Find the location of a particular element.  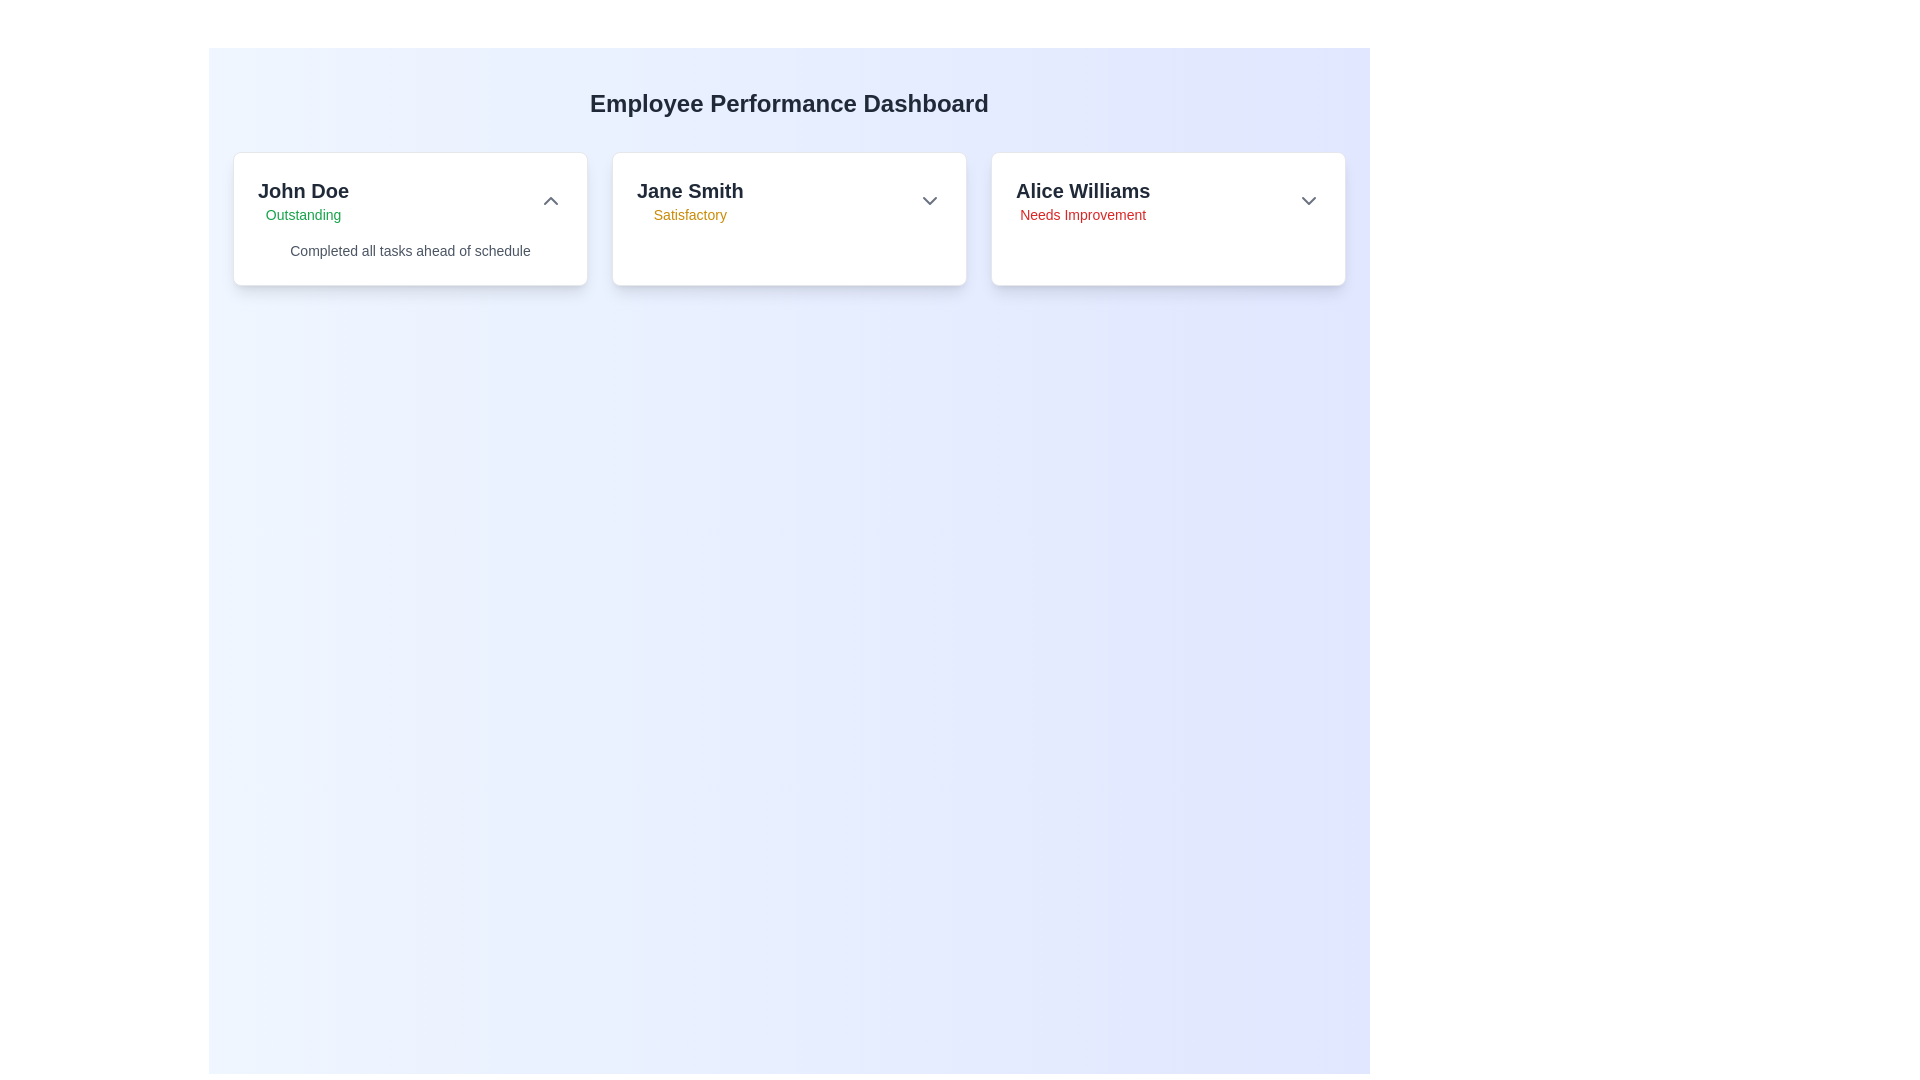

text label displaying 'Alice Williams' which is prominently styled in bold and large size, located at the top of the card in the 'Employee Performance Dashboard' is located at coordinates (1082, 191).